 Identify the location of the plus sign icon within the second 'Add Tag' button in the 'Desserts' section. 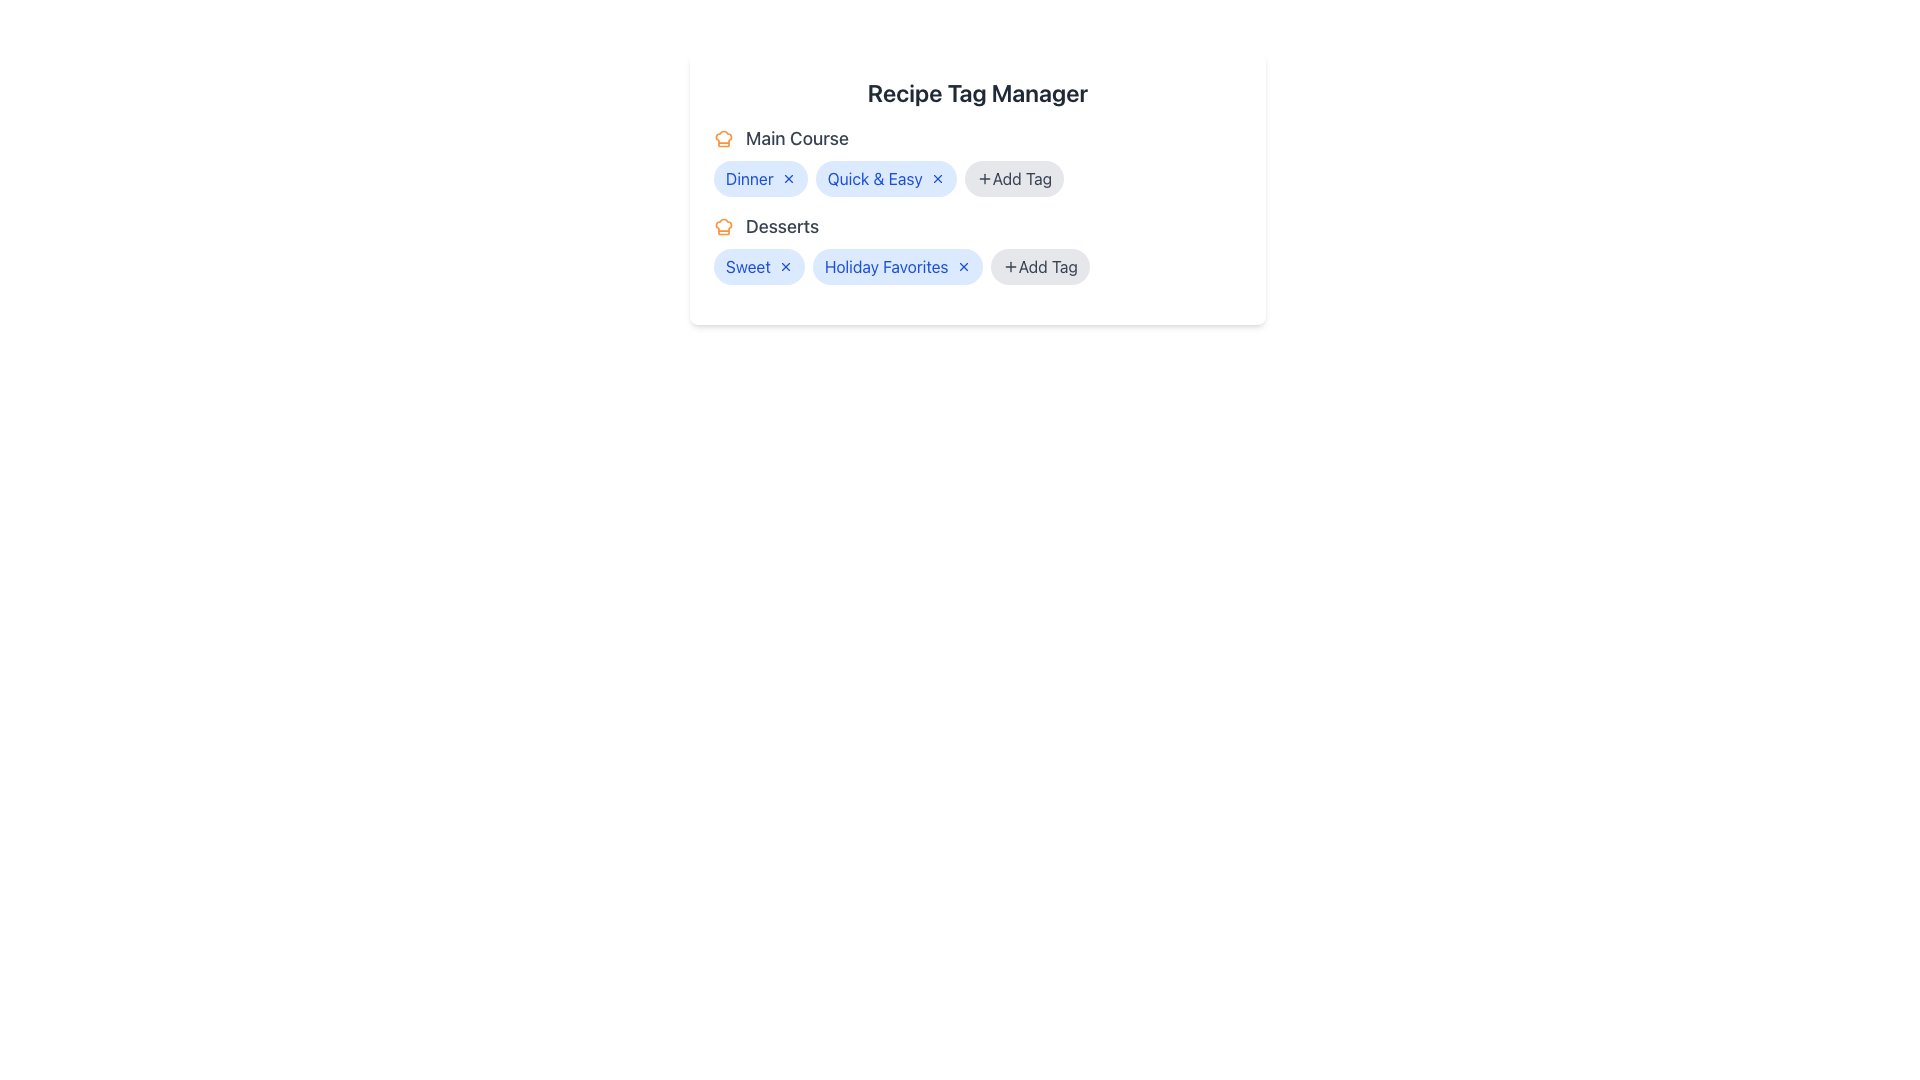
(1010, 265).